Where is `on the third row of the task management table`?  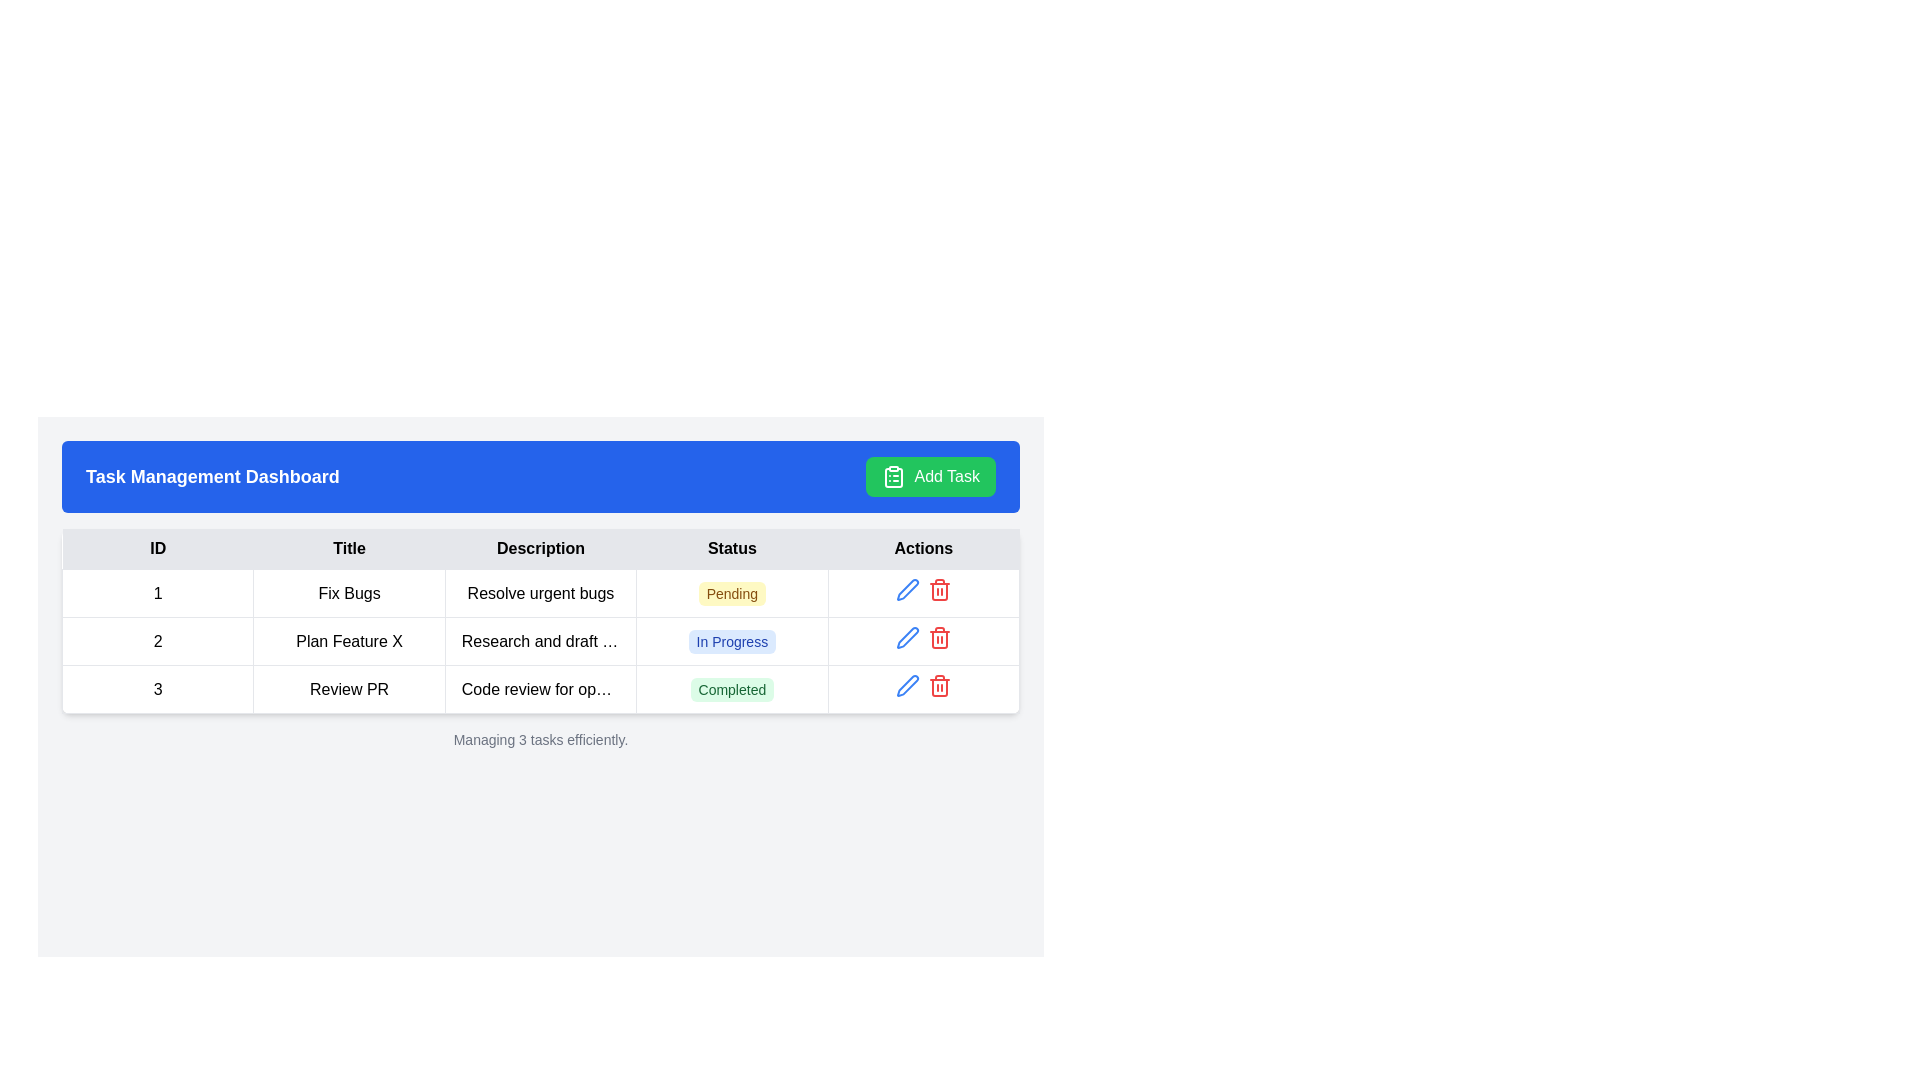
on the third row of the task management table is located at coordinates (541, 688).